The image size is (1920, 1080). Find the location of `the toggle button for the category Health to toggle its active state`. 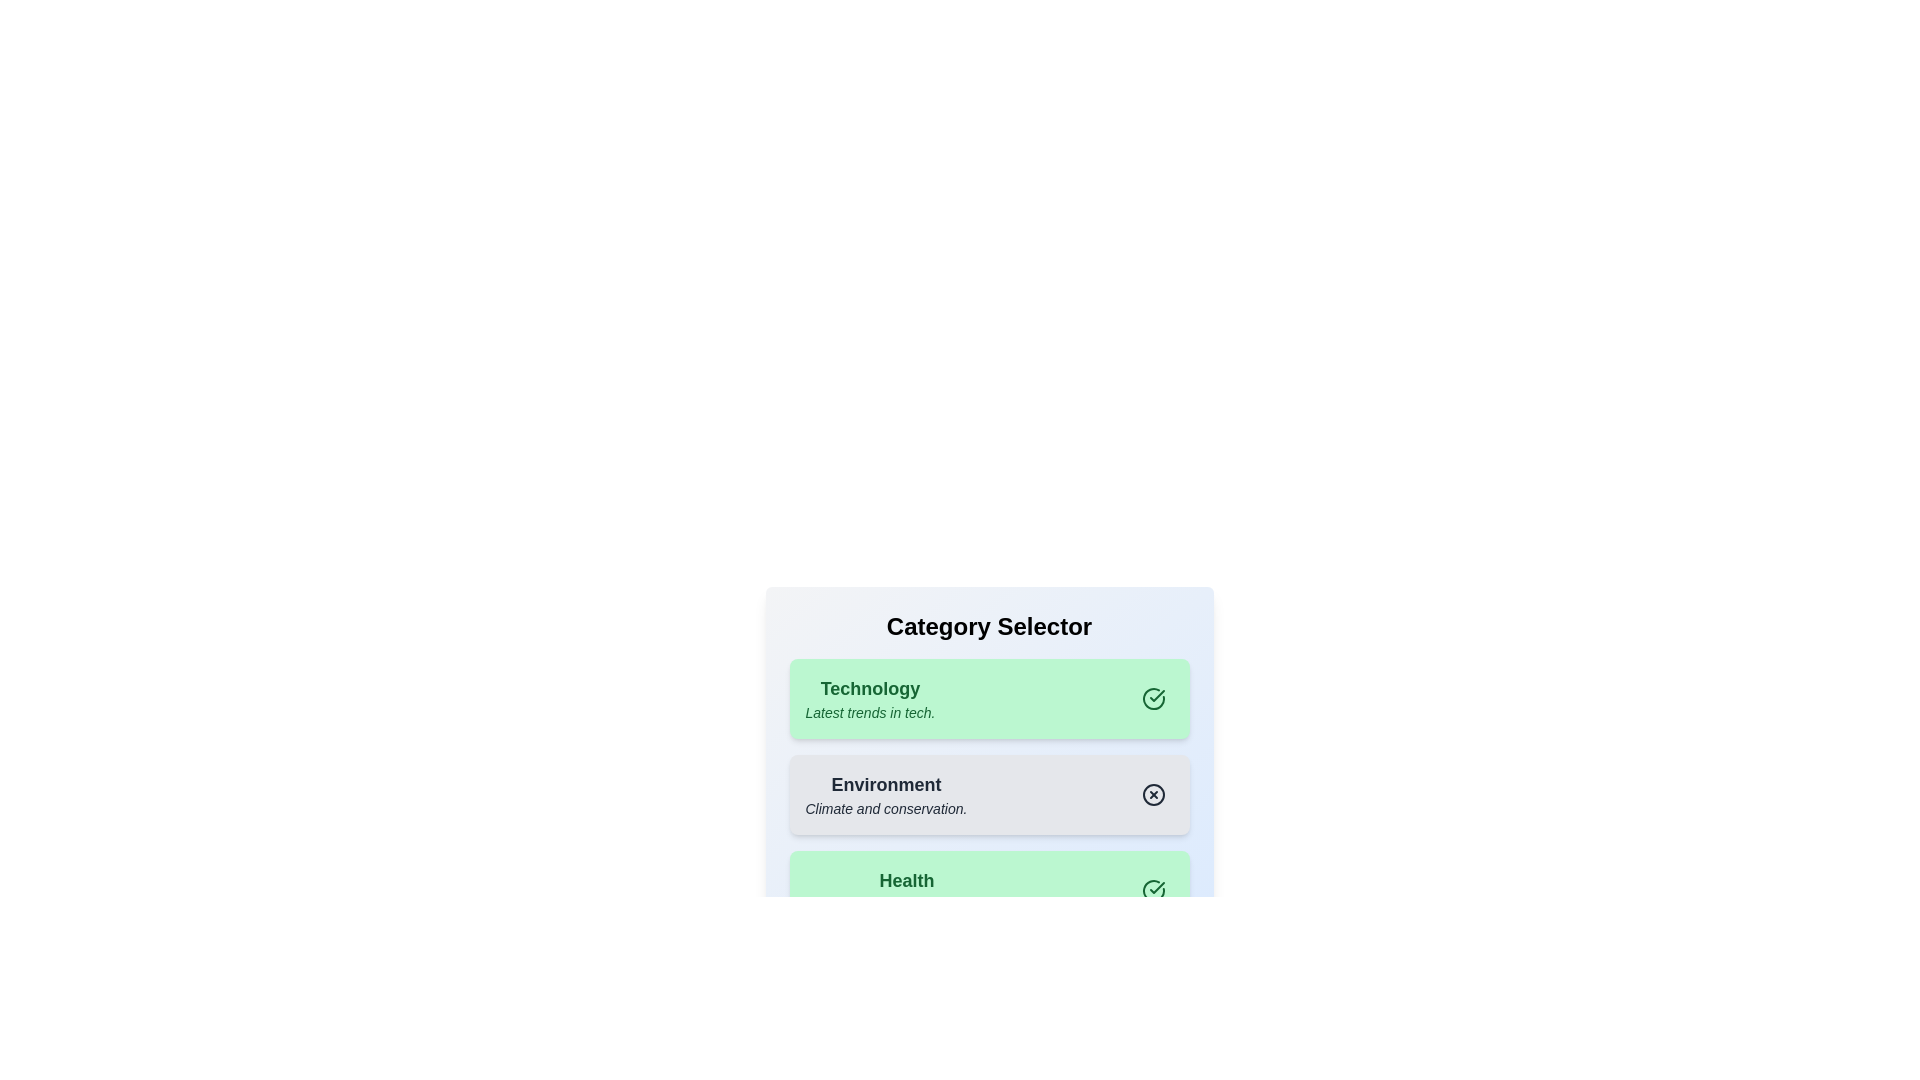

the toggle button for the category Health to toggle its active state is located at coordinates (1153, 890).